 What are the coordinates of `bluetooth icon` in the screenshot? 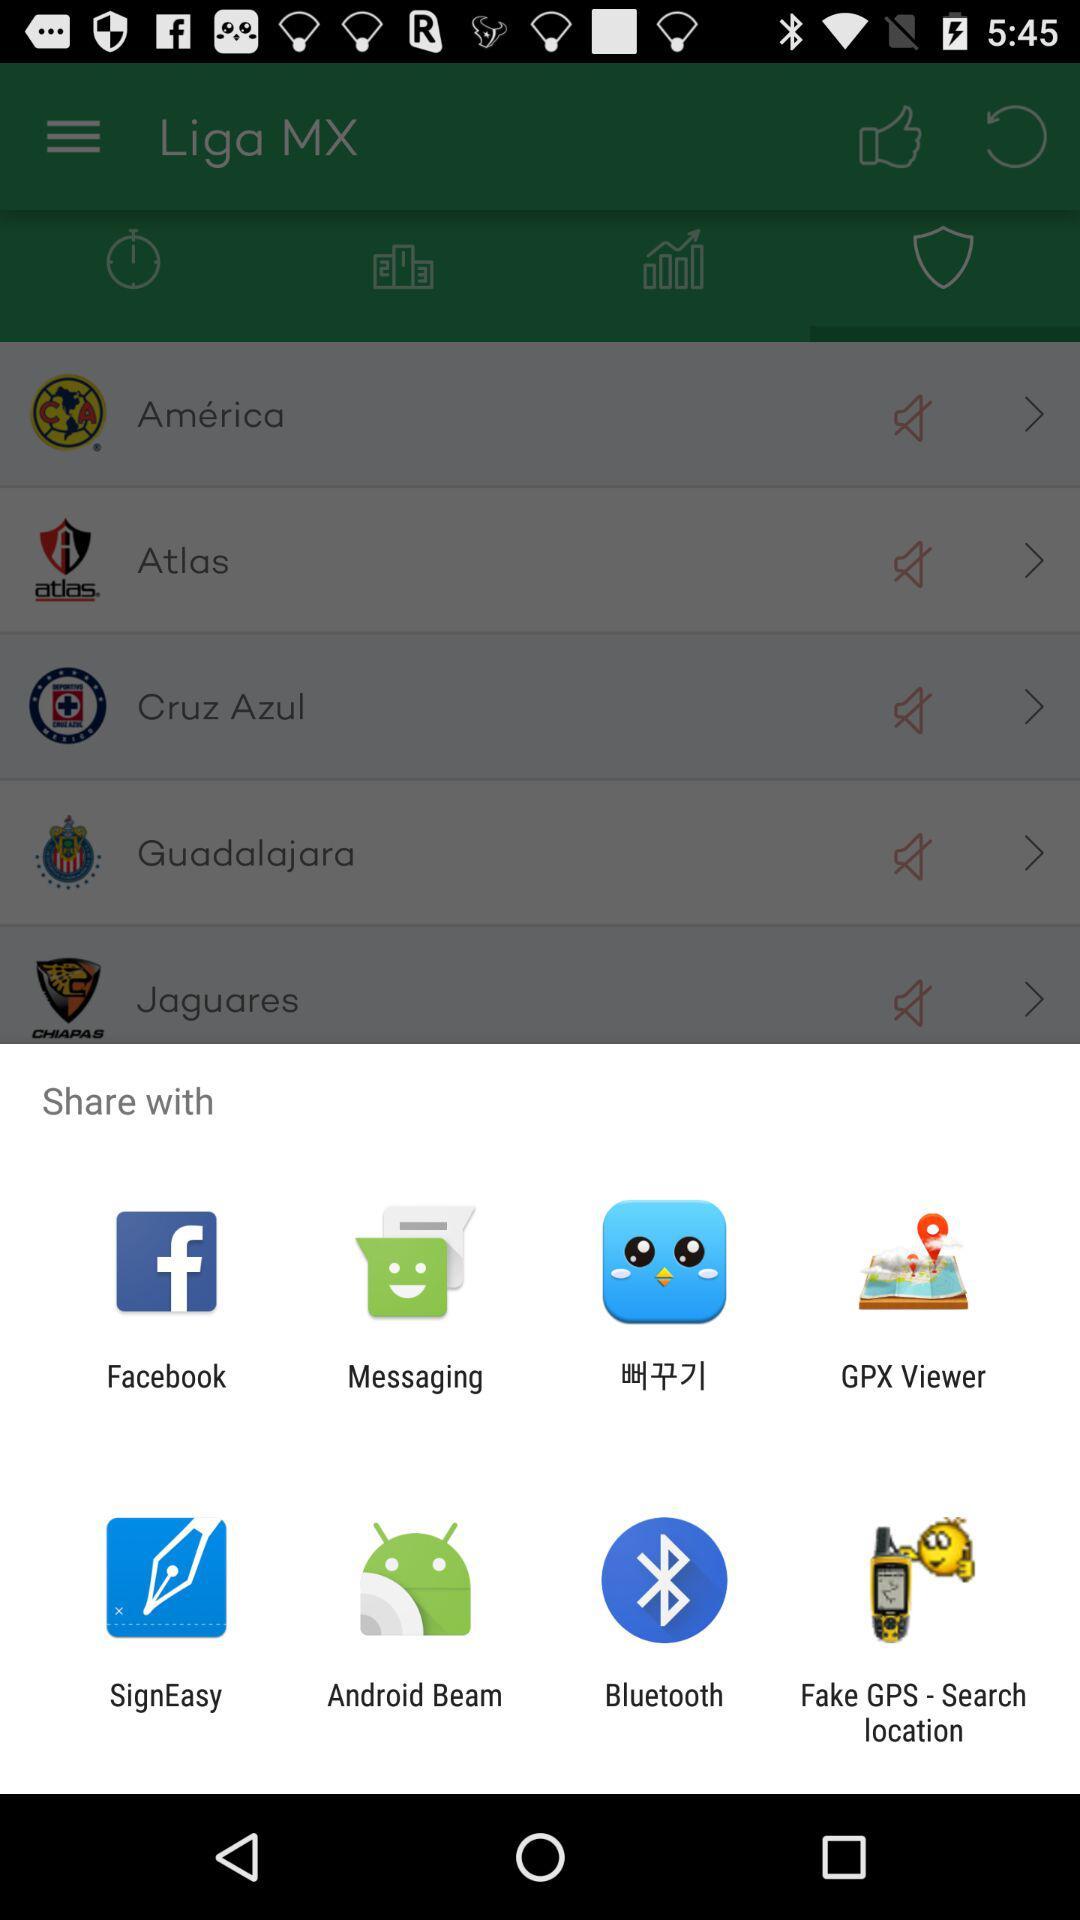 It's located at (664, 1711).